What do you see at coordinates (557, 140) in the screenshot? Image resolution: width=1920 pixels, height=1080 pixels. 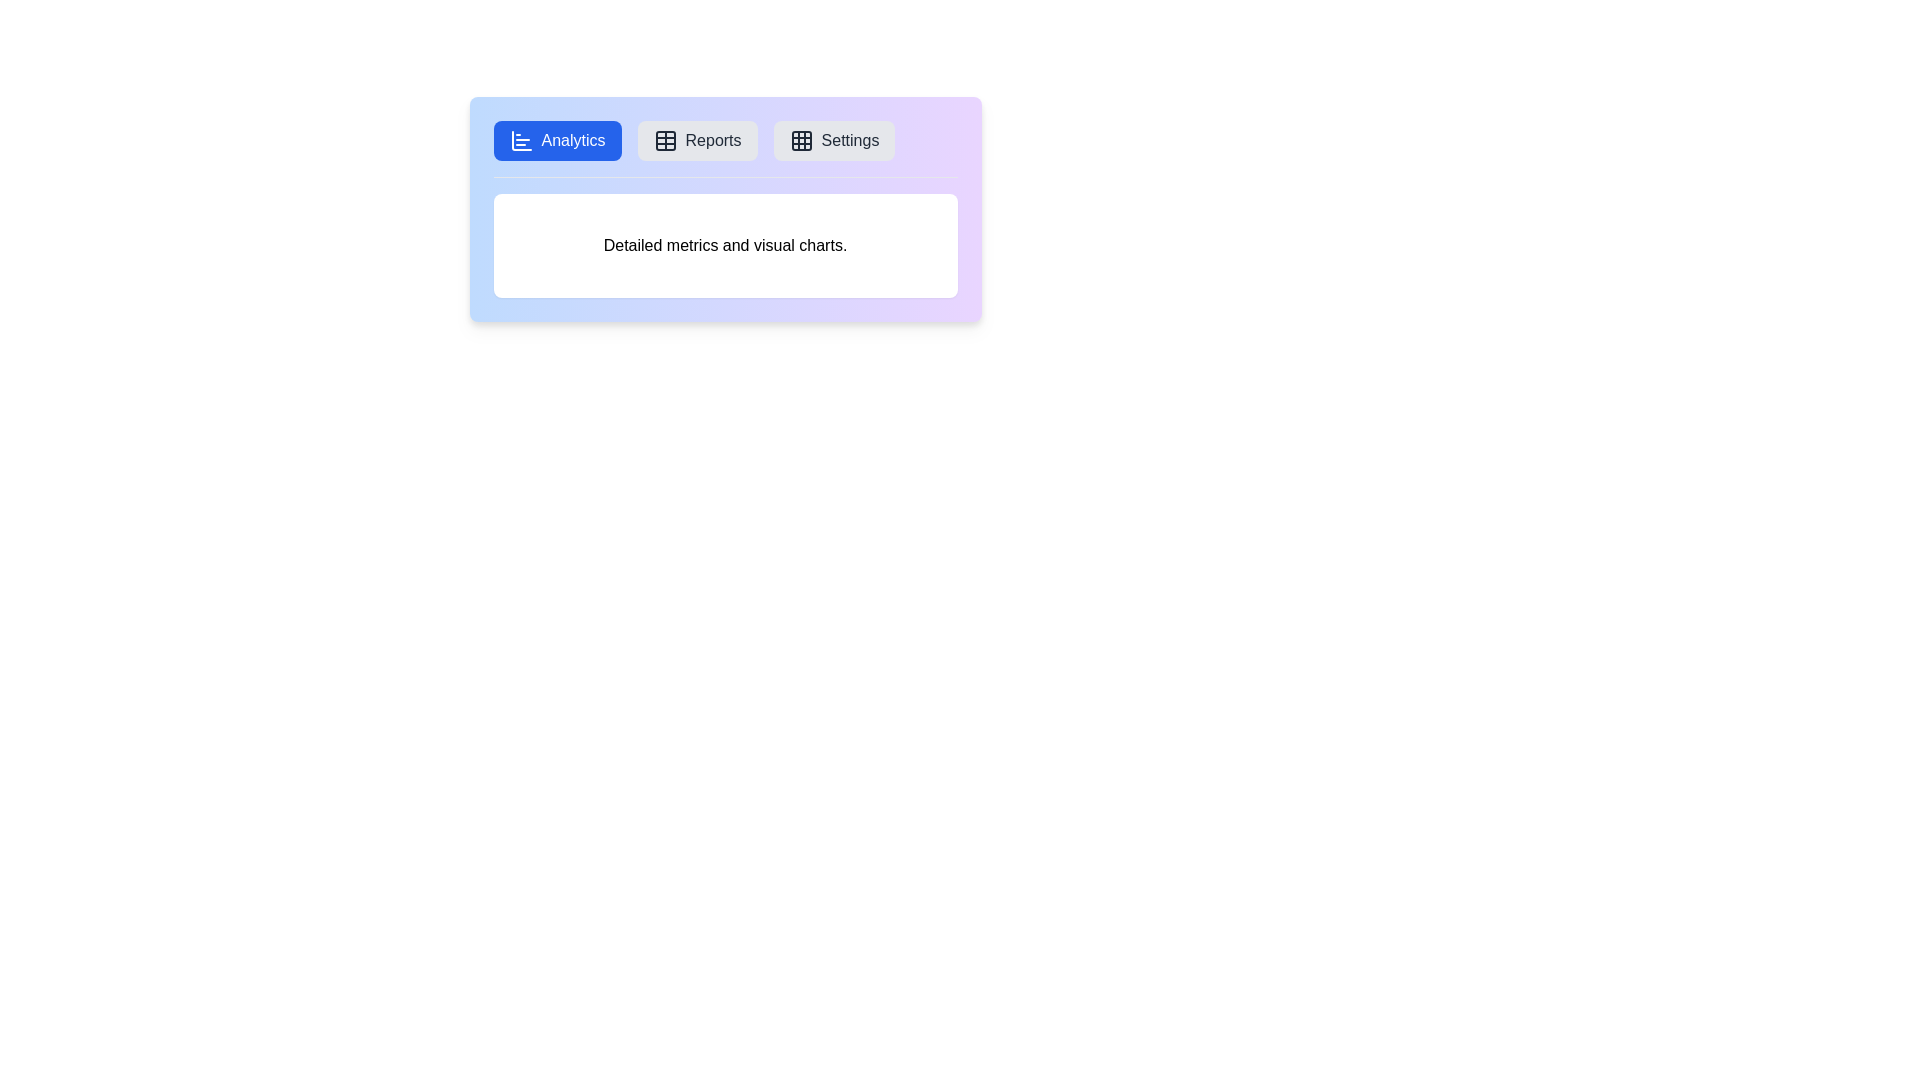 I see `the Analytics tab by clicking on it` at bounding box center [557, 140].